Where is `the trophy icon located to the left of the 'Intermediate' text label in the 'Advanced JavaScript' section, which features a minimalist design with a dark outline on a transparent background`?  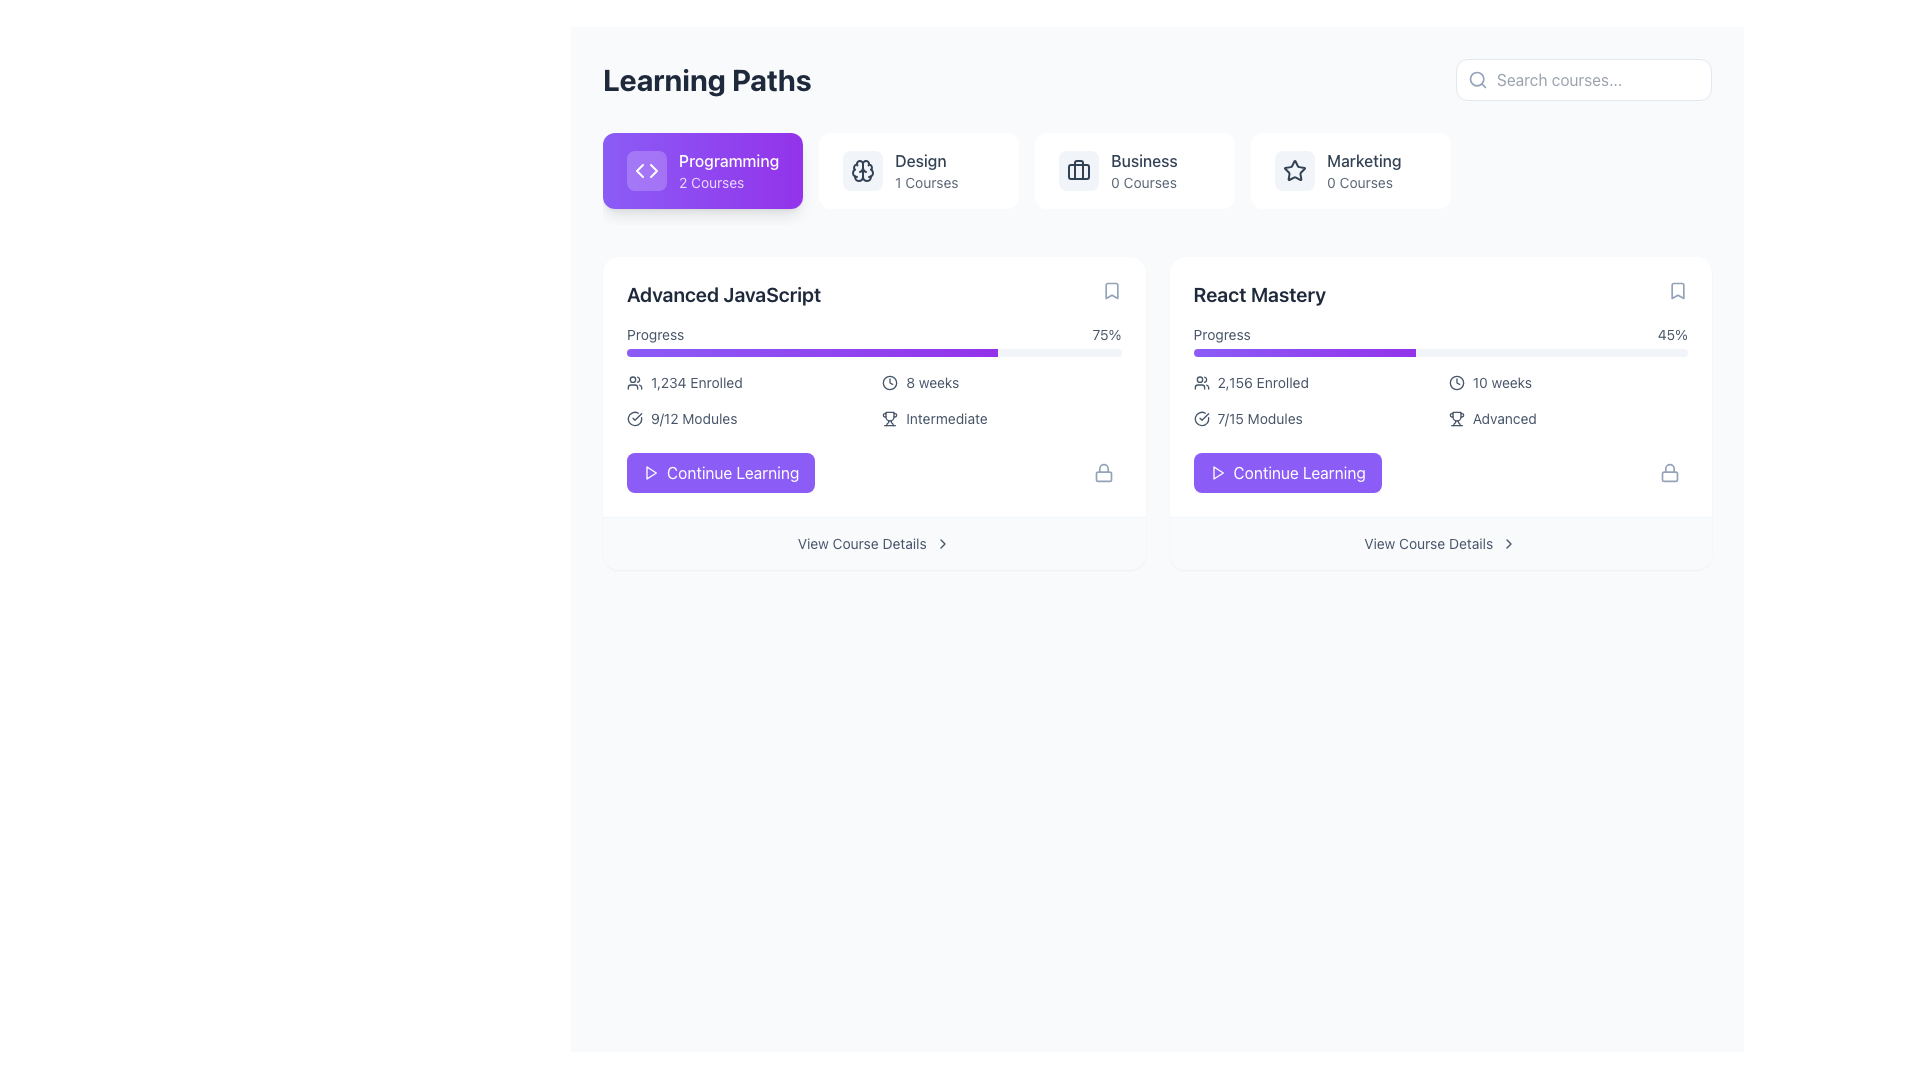
the trophy icon located to the left of the 'Intermediate' text label in the 'Advanced JavaScript' section, which features a minimalist design with a dark outline on a transparent background is located at coordinates (889, 418).